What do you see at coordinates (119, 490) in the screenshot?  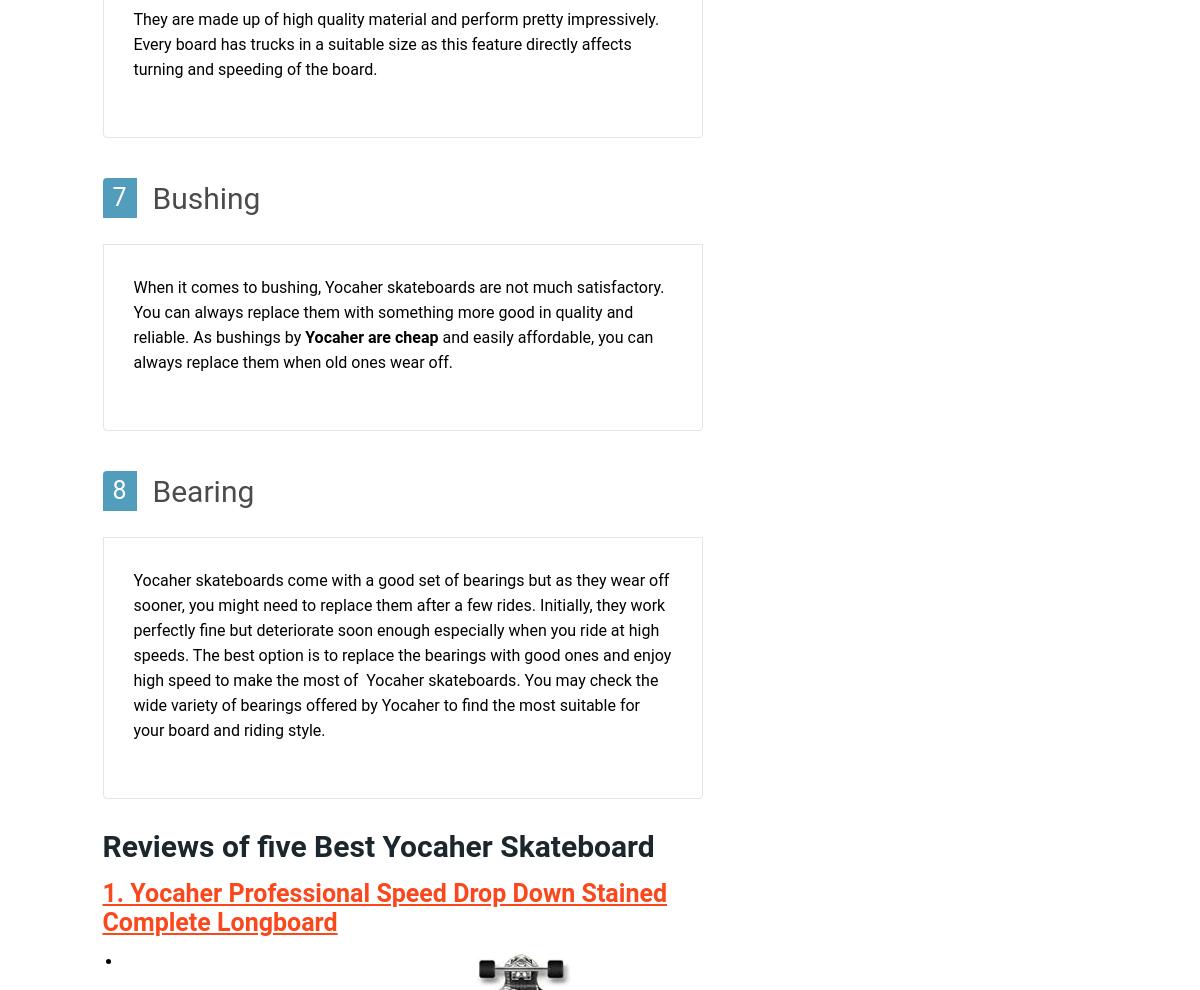 I see `'8'` at bounding box center [119, 490].